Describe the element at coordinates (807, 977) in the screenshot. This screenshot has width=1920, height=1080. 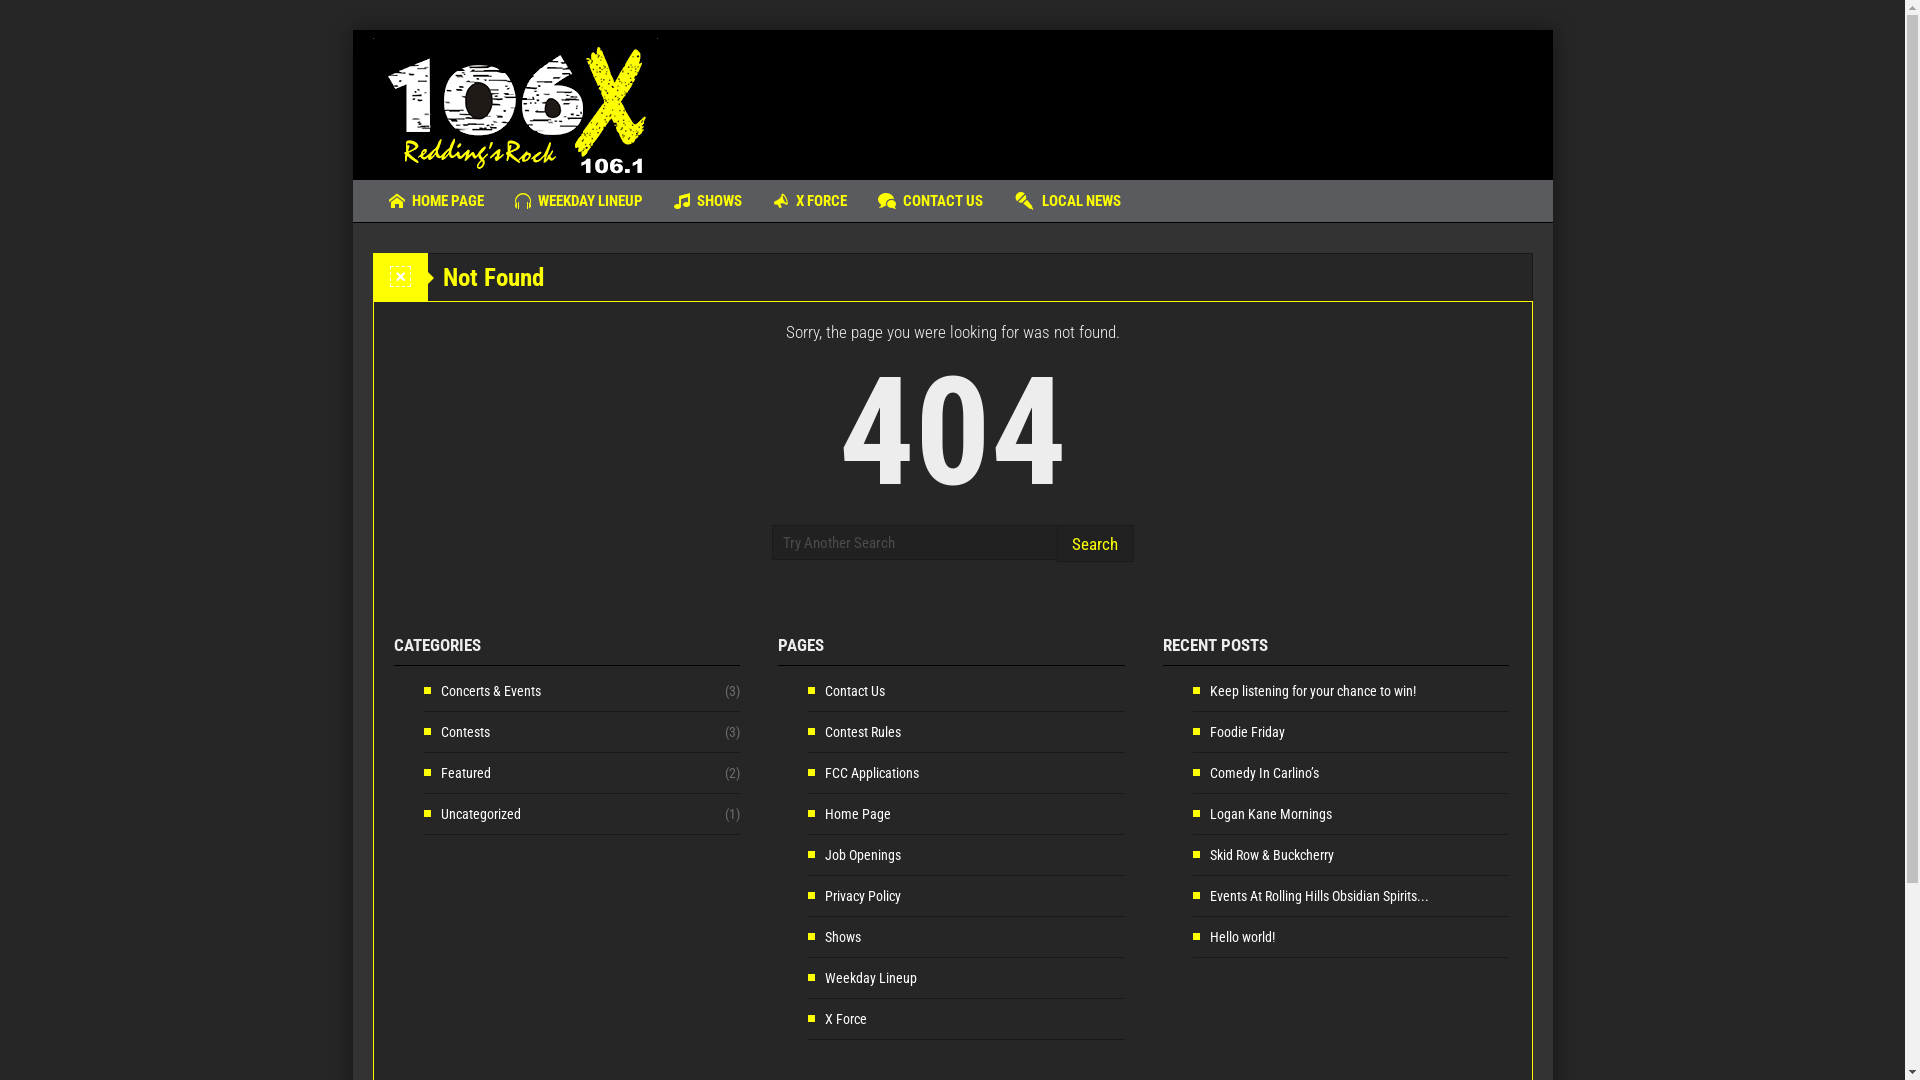
I see `'Weekday Lineup'` at that location.